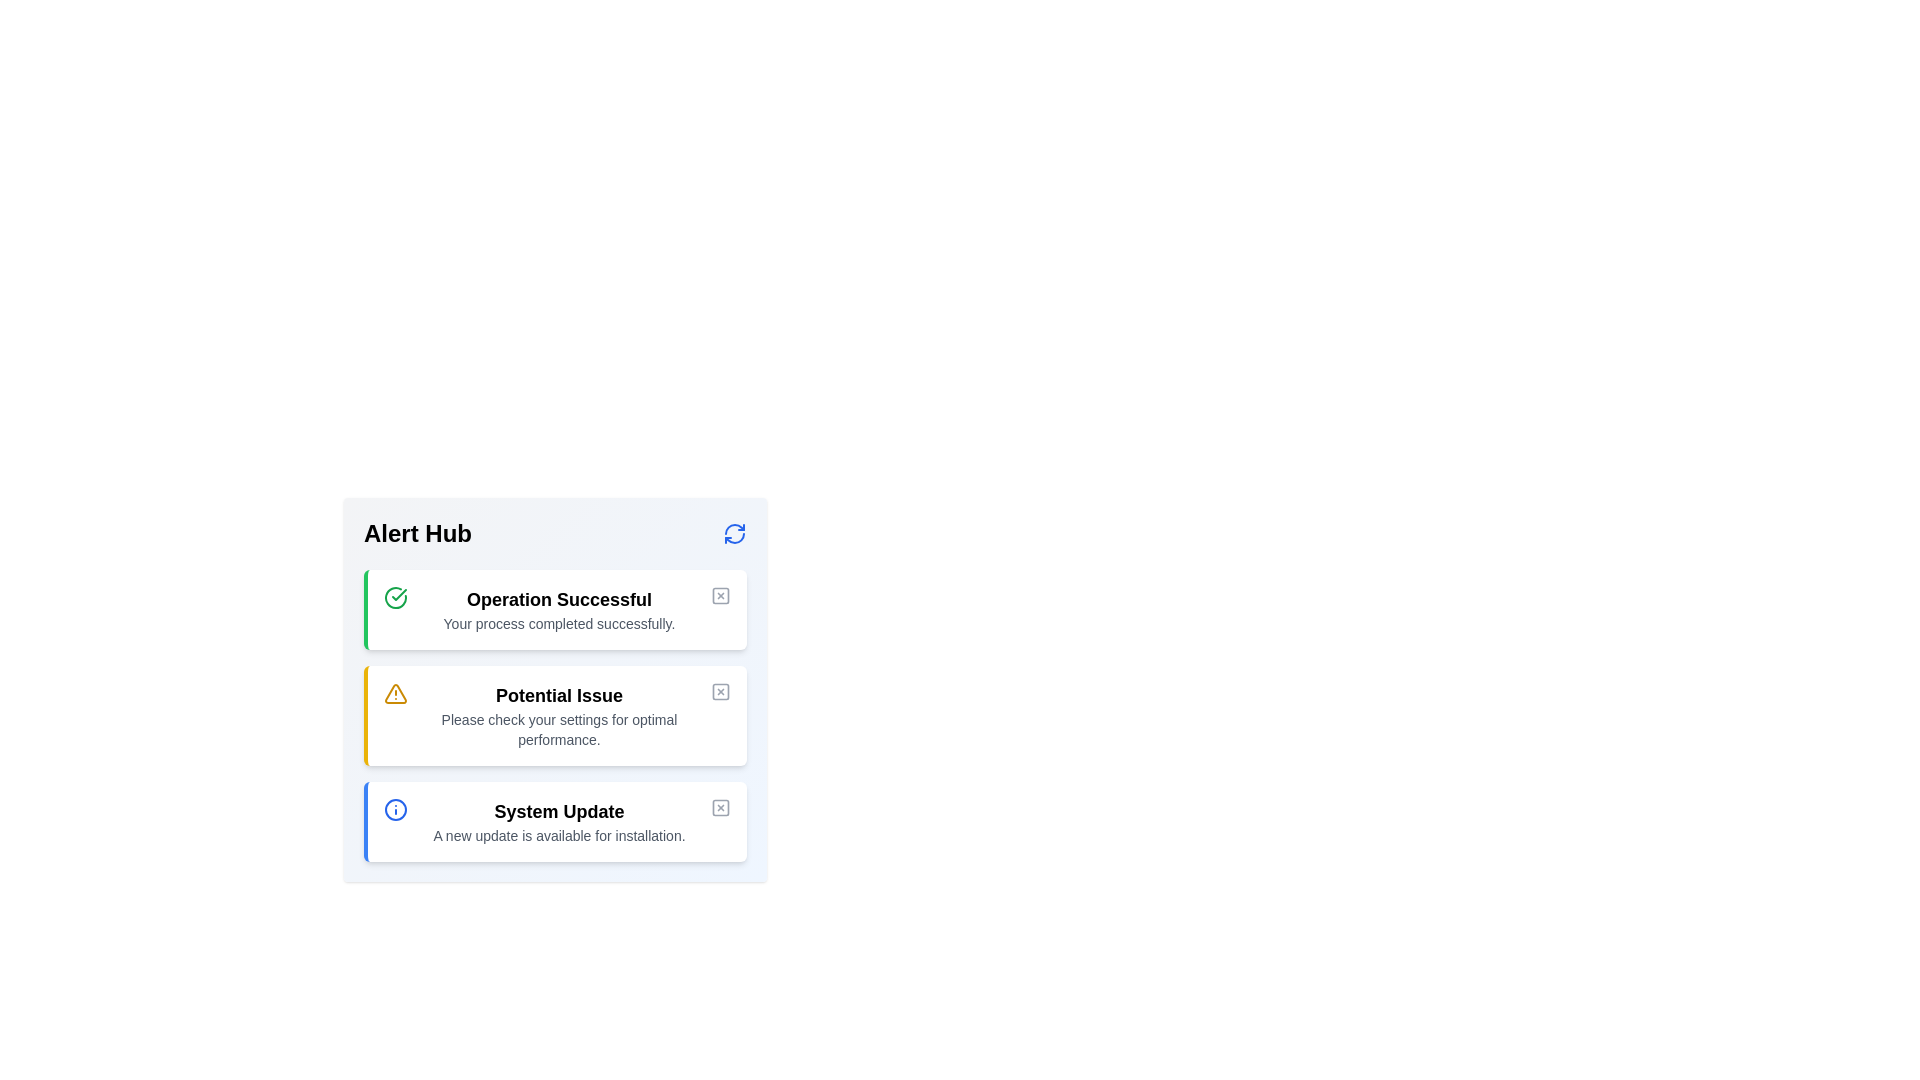  What do you see at coordinates (395, 693) in the screenshot?
I see `the warning indicator icon located to the left of the text 'Potential Issue' in the second alert box of the Alert Hub section` at bounding box center [395, 693].